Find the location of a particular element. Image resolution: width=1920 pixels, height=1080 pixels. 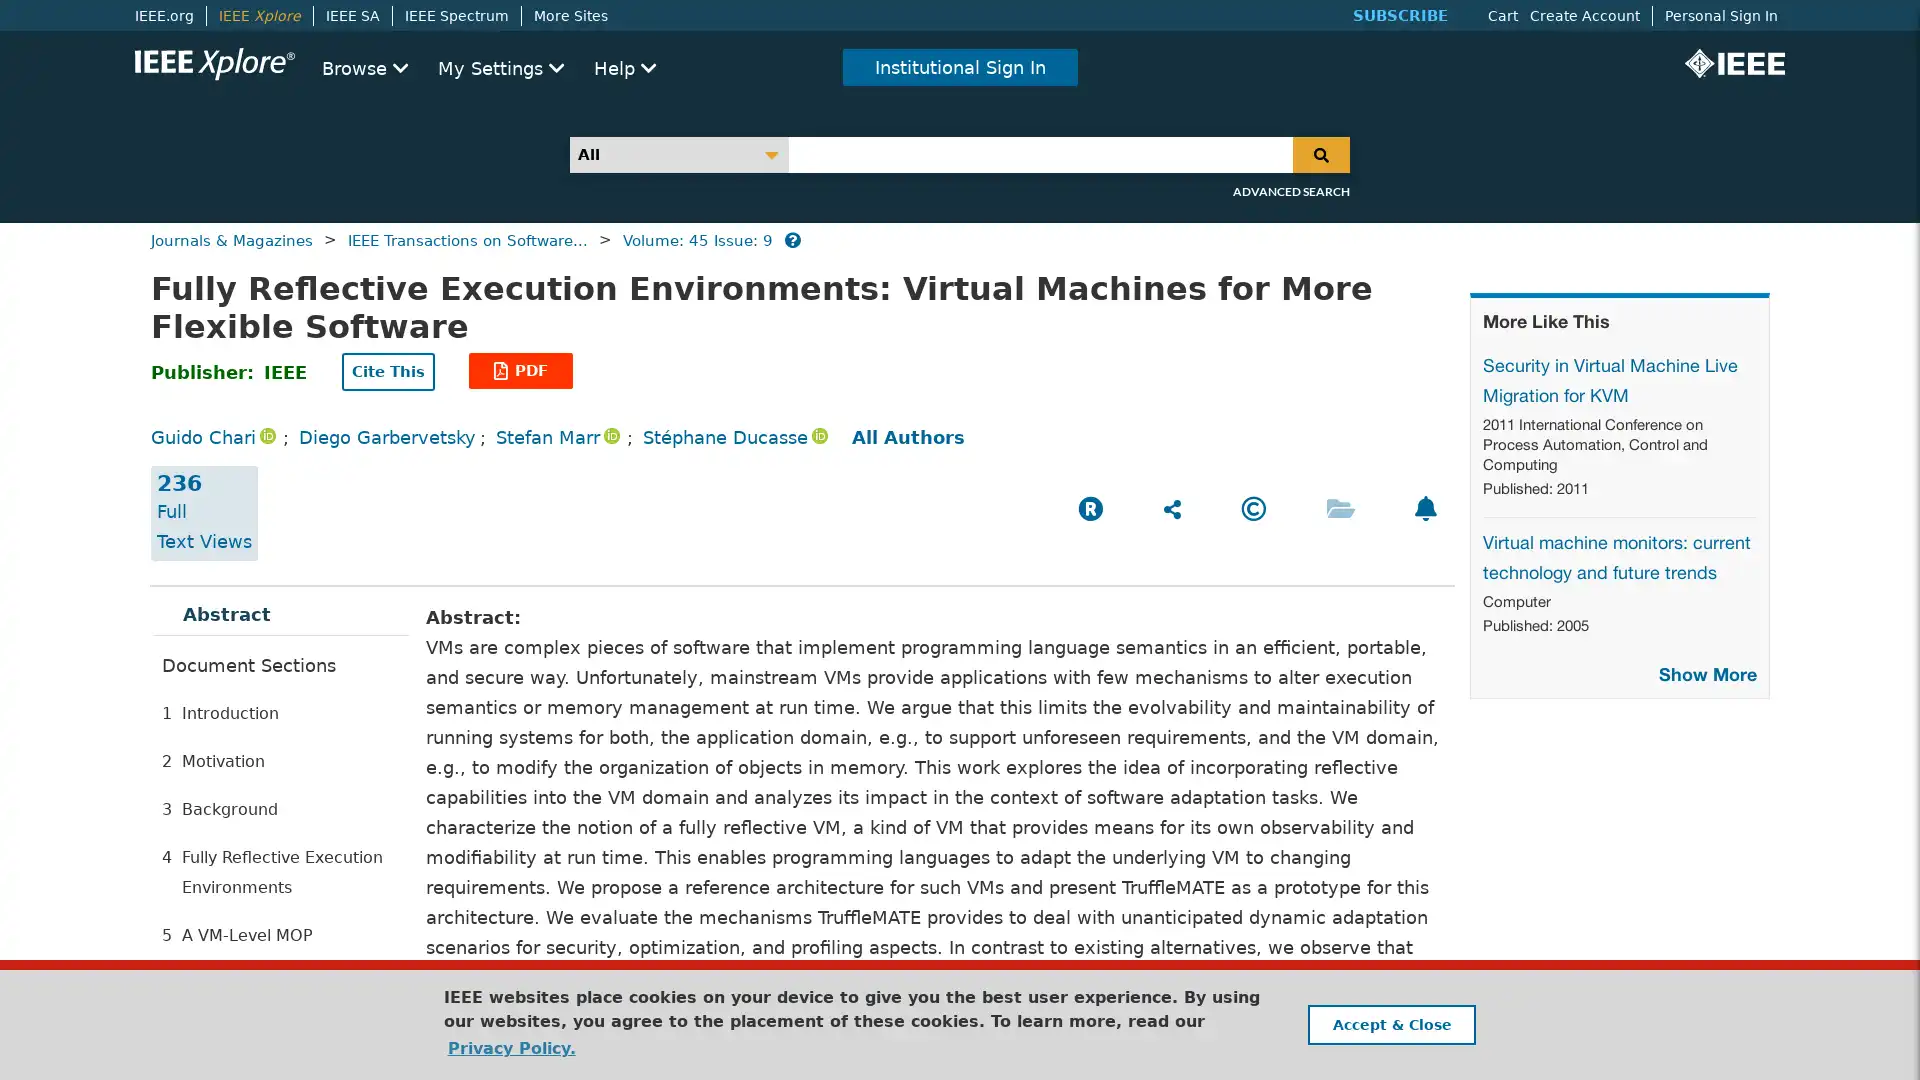

Show Full Outline is located at coordinates (242, 974).